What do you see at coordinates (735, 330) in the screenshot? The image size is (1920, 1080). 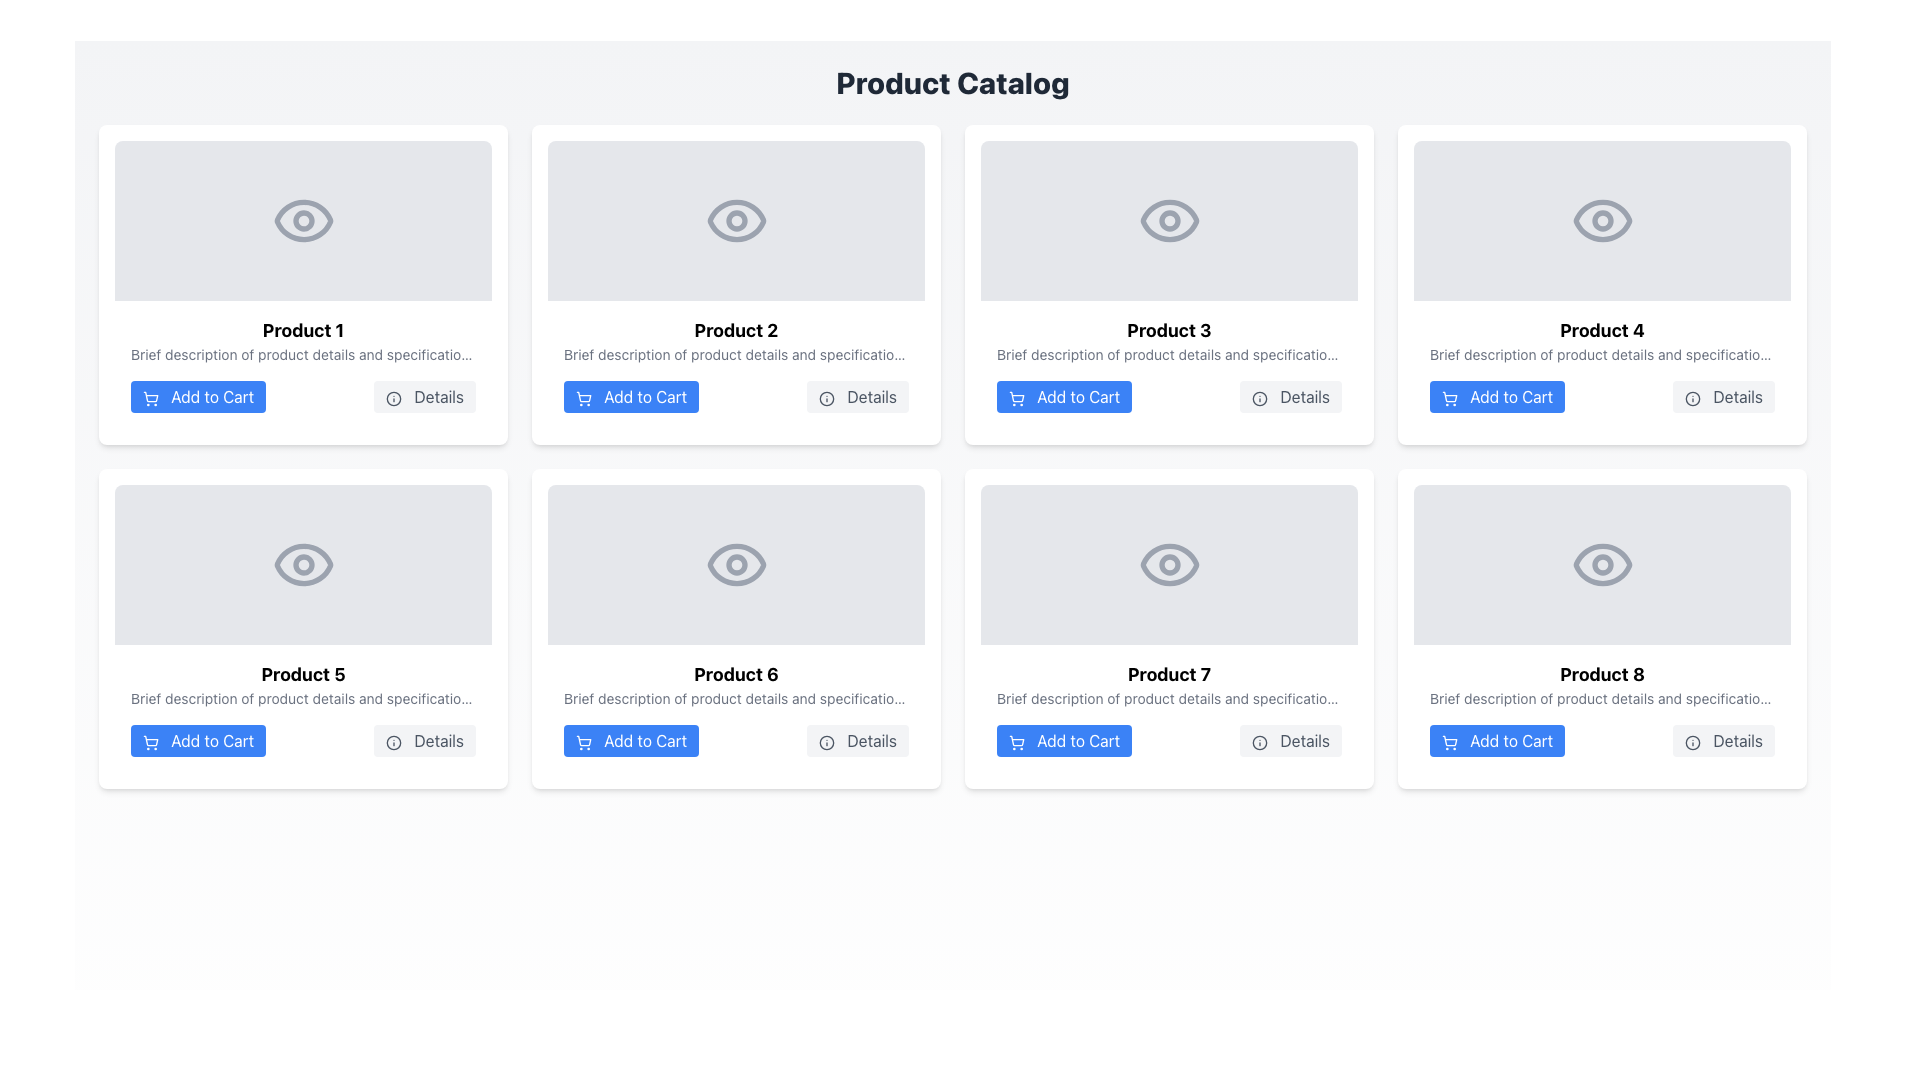 I see `the bold text displaying 'Product 2'` at bounding box center [735, 330].